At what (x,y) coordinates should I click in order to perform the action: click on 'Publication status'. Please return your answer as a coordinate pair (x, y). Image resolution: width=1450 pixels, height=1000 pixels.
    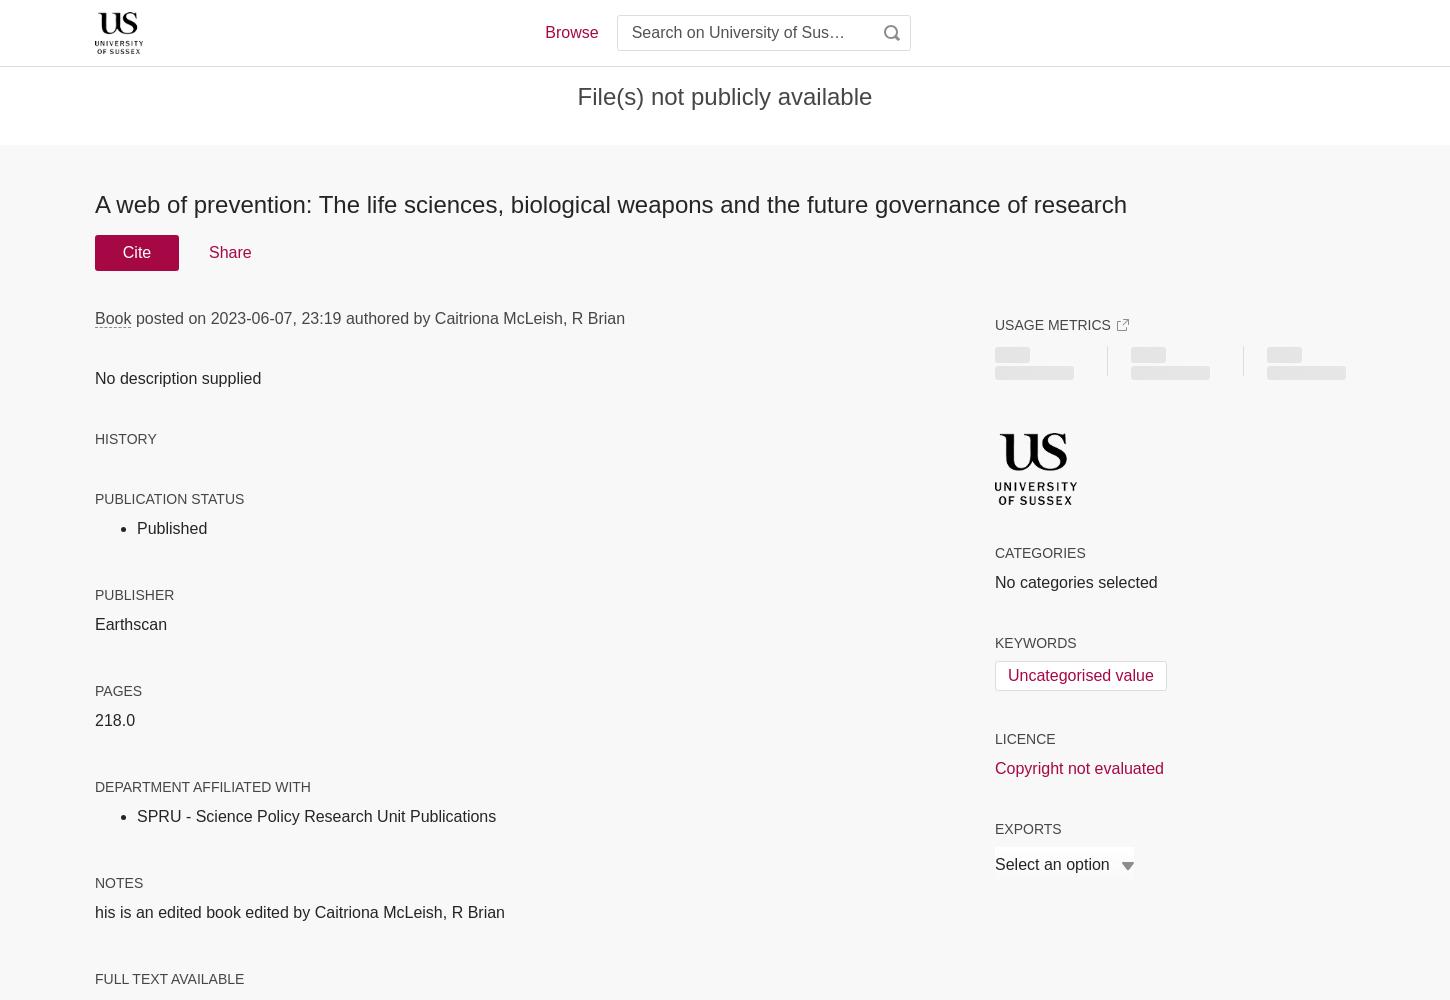
    Looking at the image, I should click on (168, 497).